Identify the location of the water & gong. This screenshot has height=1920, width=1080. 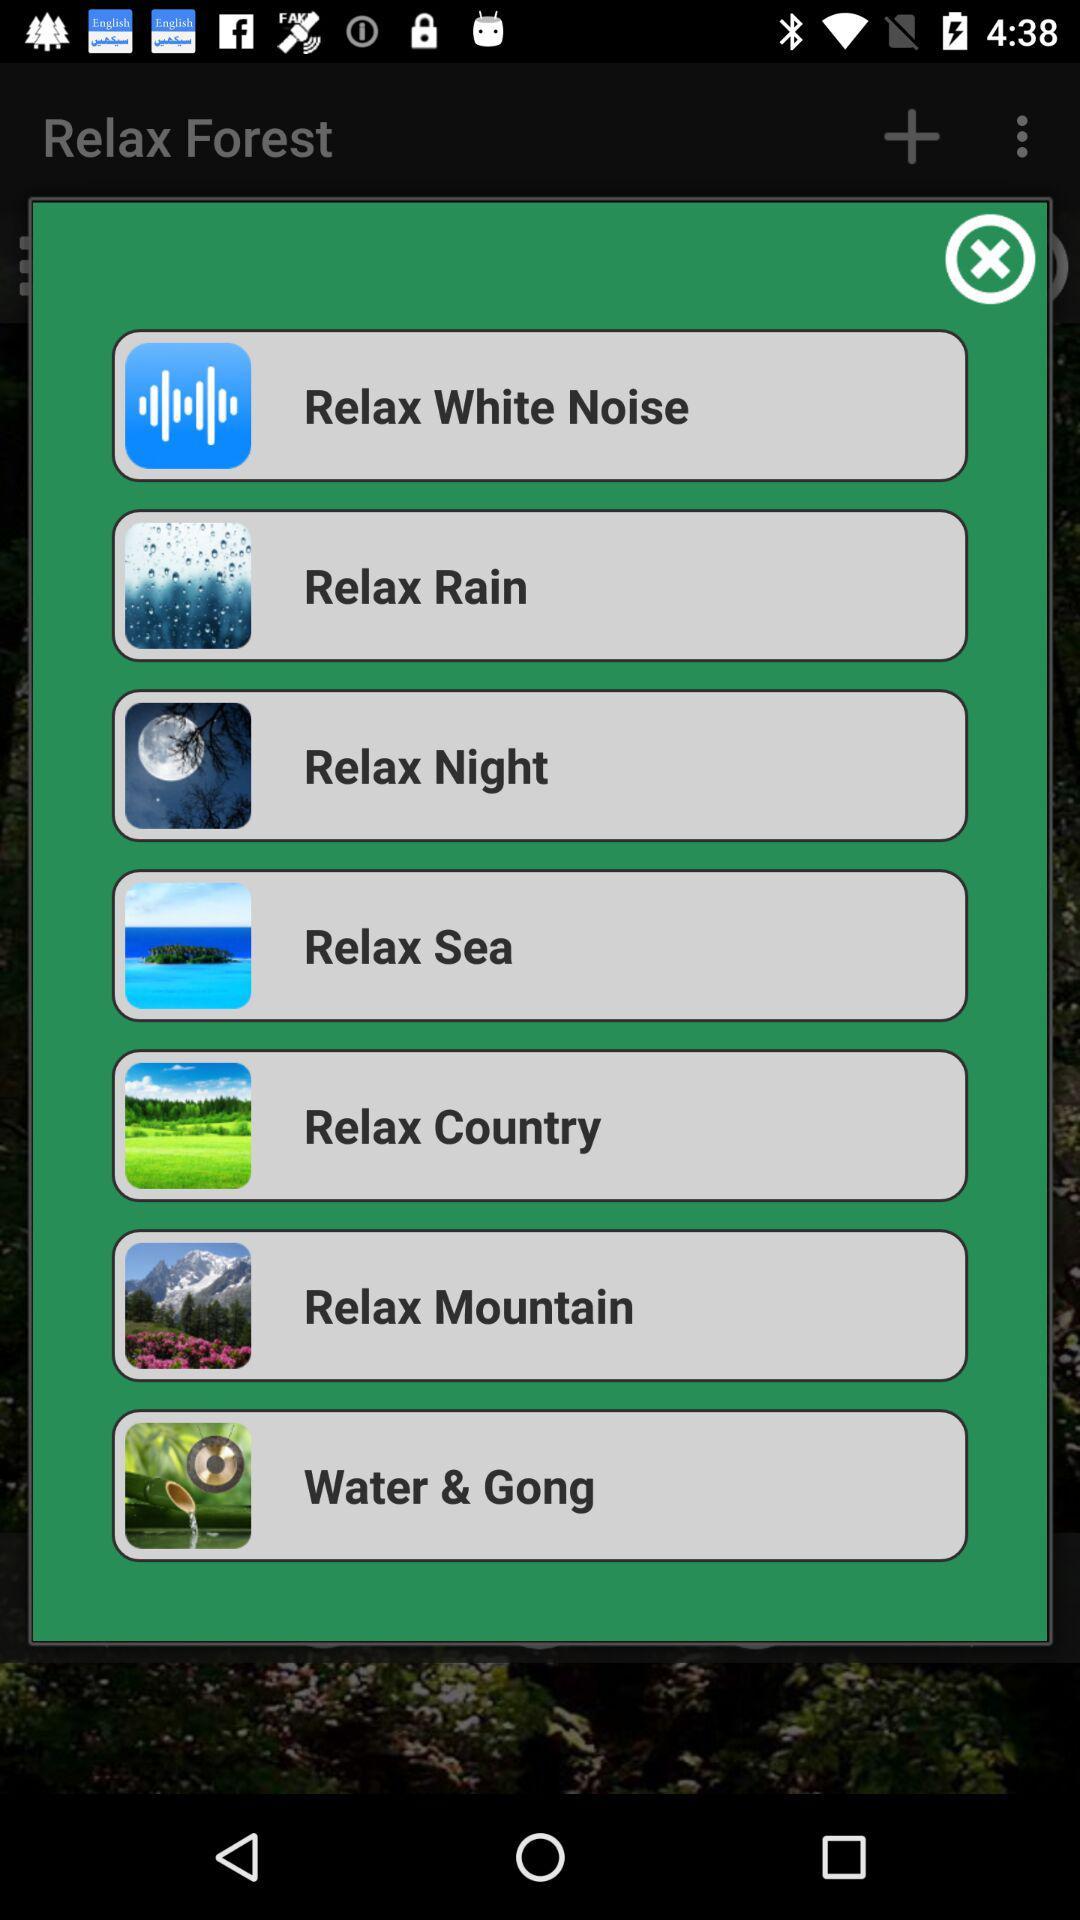
(540, 1485).